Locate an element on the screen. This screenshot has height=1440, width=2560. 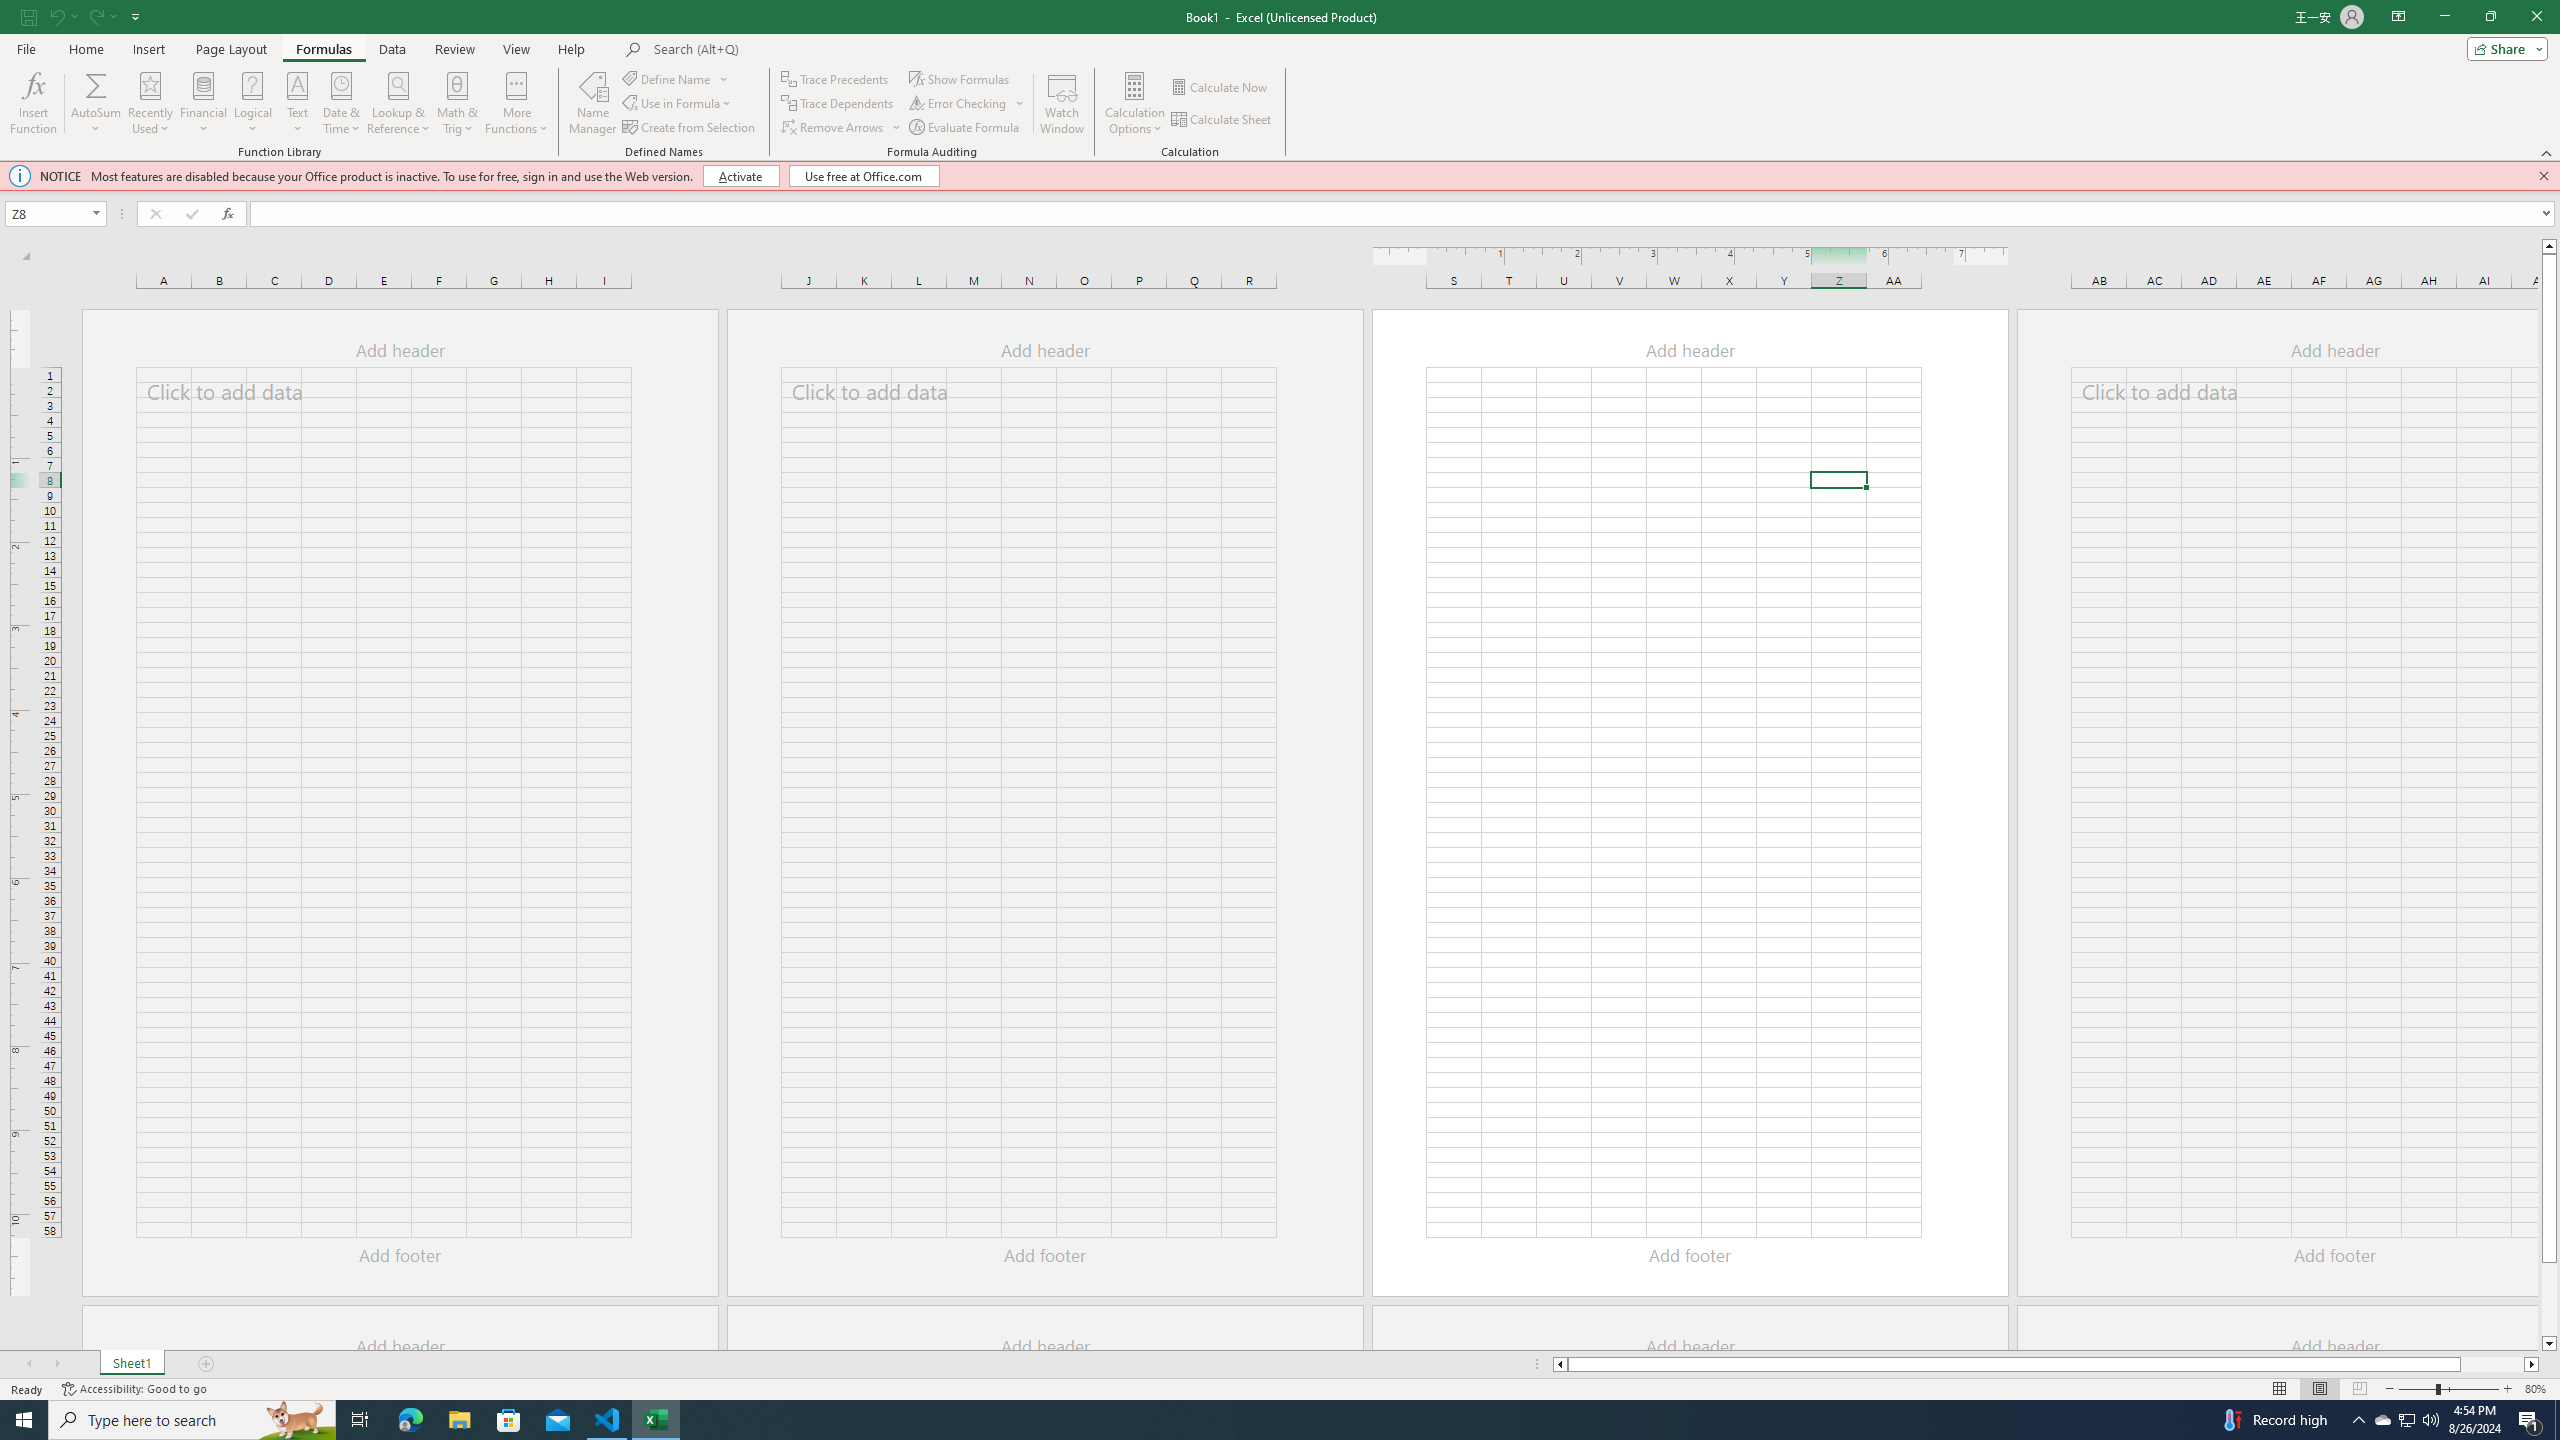
'Define Name...' is located at coordinates (668, 78).